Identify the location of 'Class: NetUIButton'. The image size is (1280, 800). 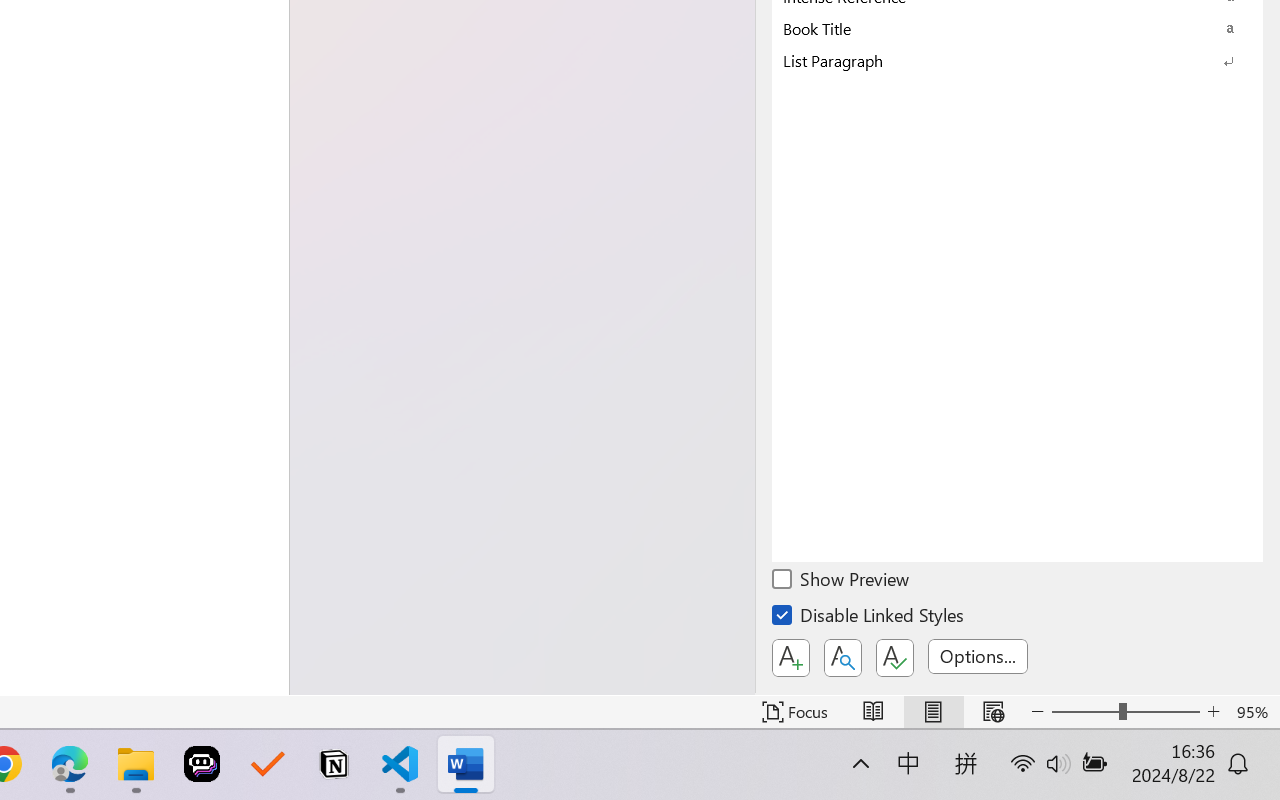
(893, 657).